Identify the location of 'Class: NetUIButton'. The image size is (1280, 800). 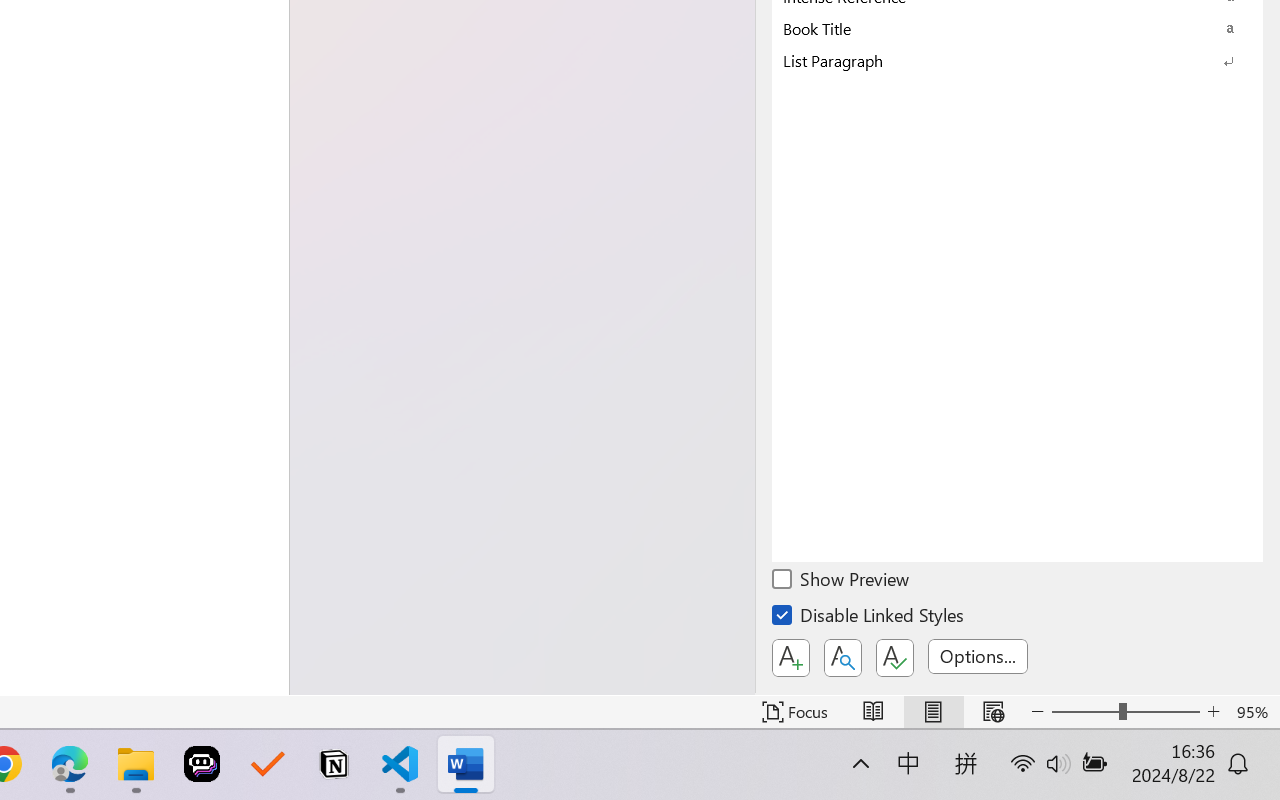
(893, 657).